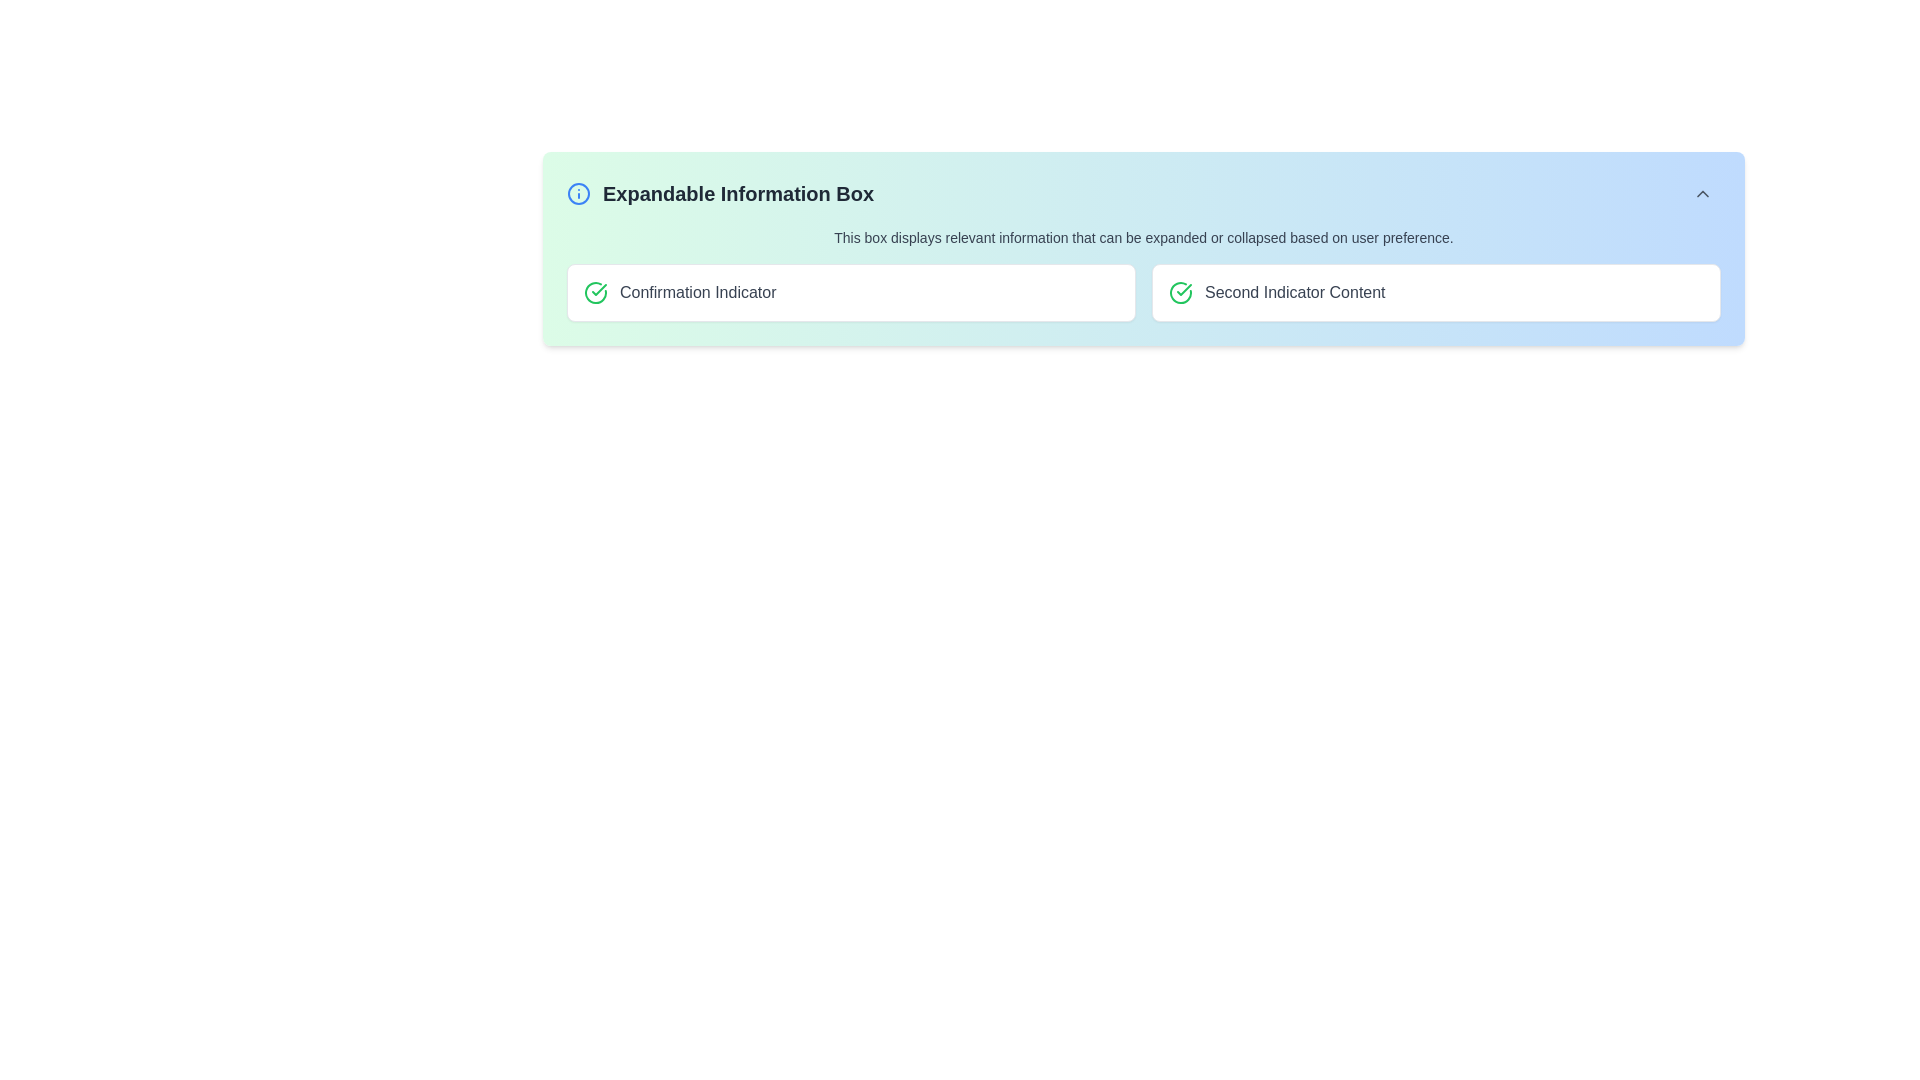 The width and height of the screenshot is (1920, 1080). What do you see at coordinates (1702, 193) in the screenshot?
I see `the chevron icon button located` at bounding box center [1702, 193].